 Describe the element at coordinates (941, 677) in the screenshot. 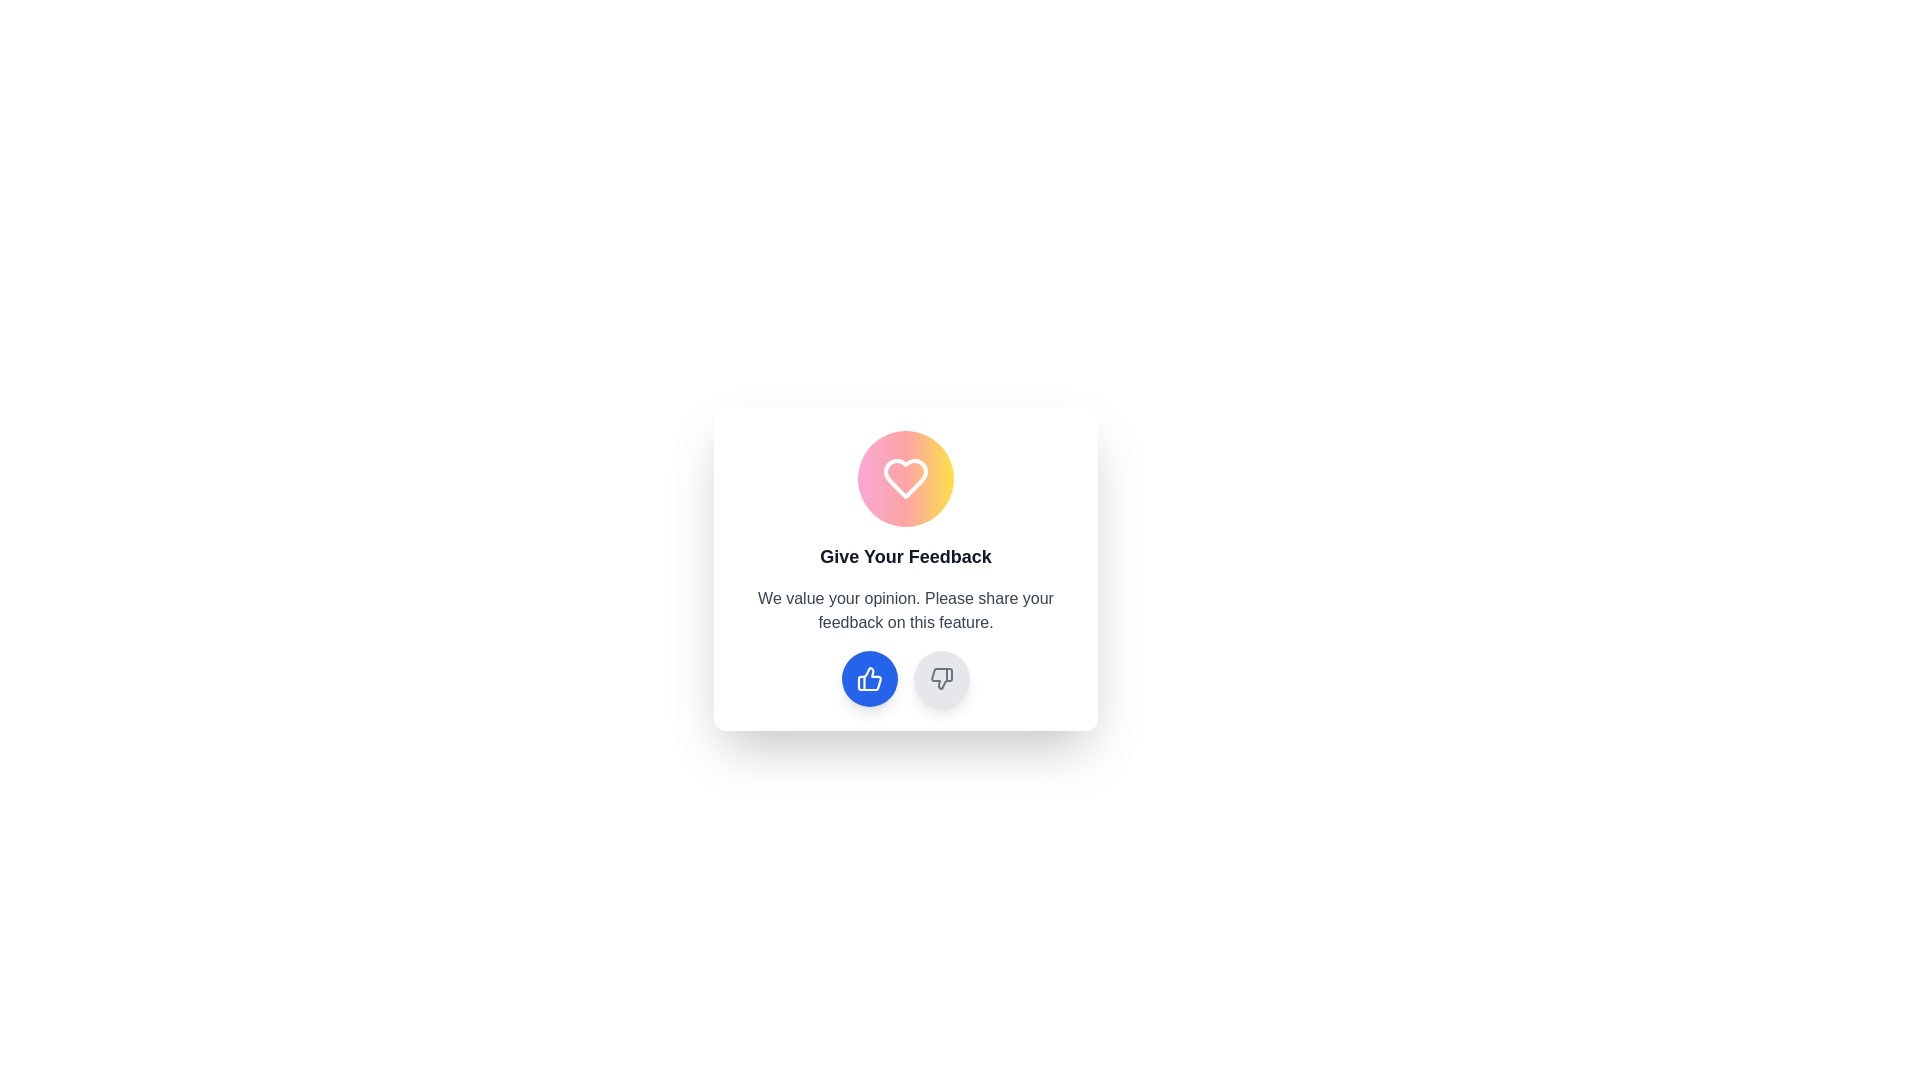

I see `the negative feedback button, which is the second icon from the left below the feedback text` at that location.